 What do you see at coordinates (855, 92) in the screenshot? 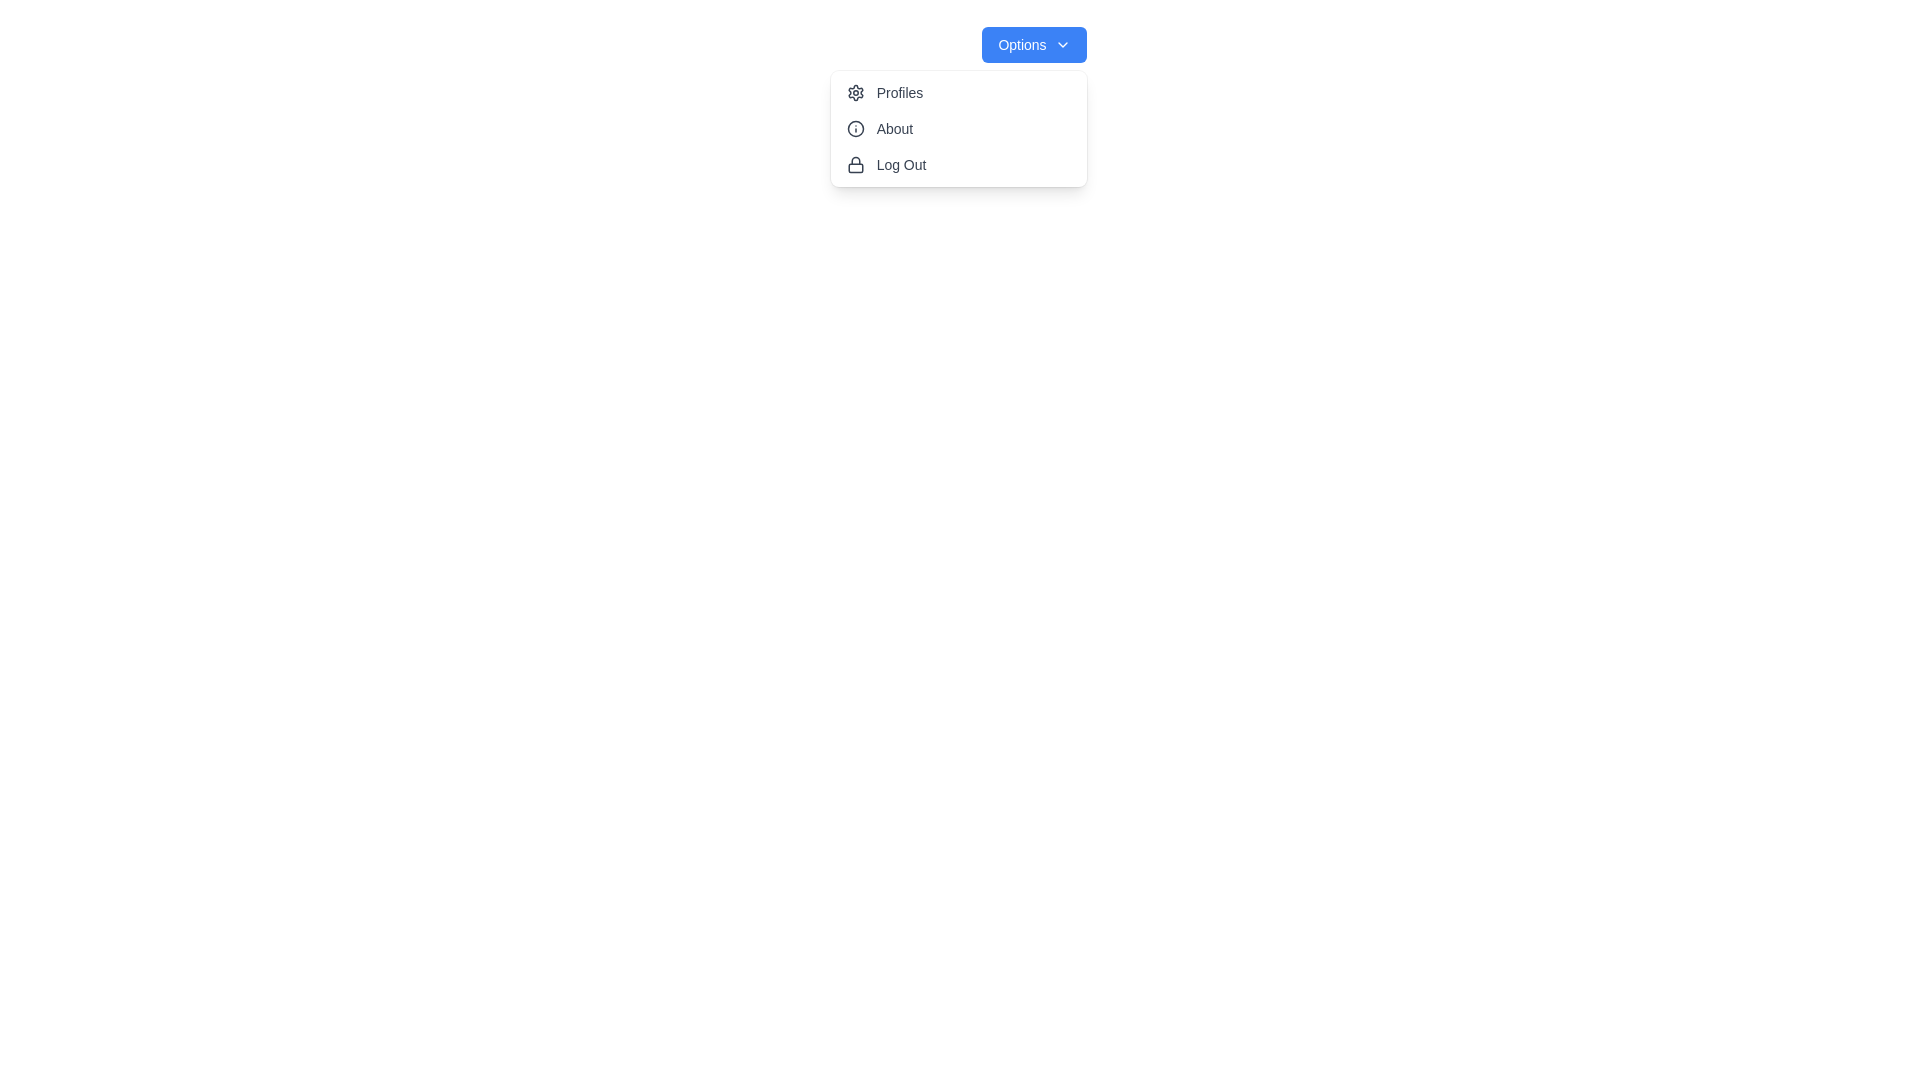
I see `the cogwheel-shaped icon associated with the 'Profiles' menu option in the dropdown menu` at bounding box center [855, 92].